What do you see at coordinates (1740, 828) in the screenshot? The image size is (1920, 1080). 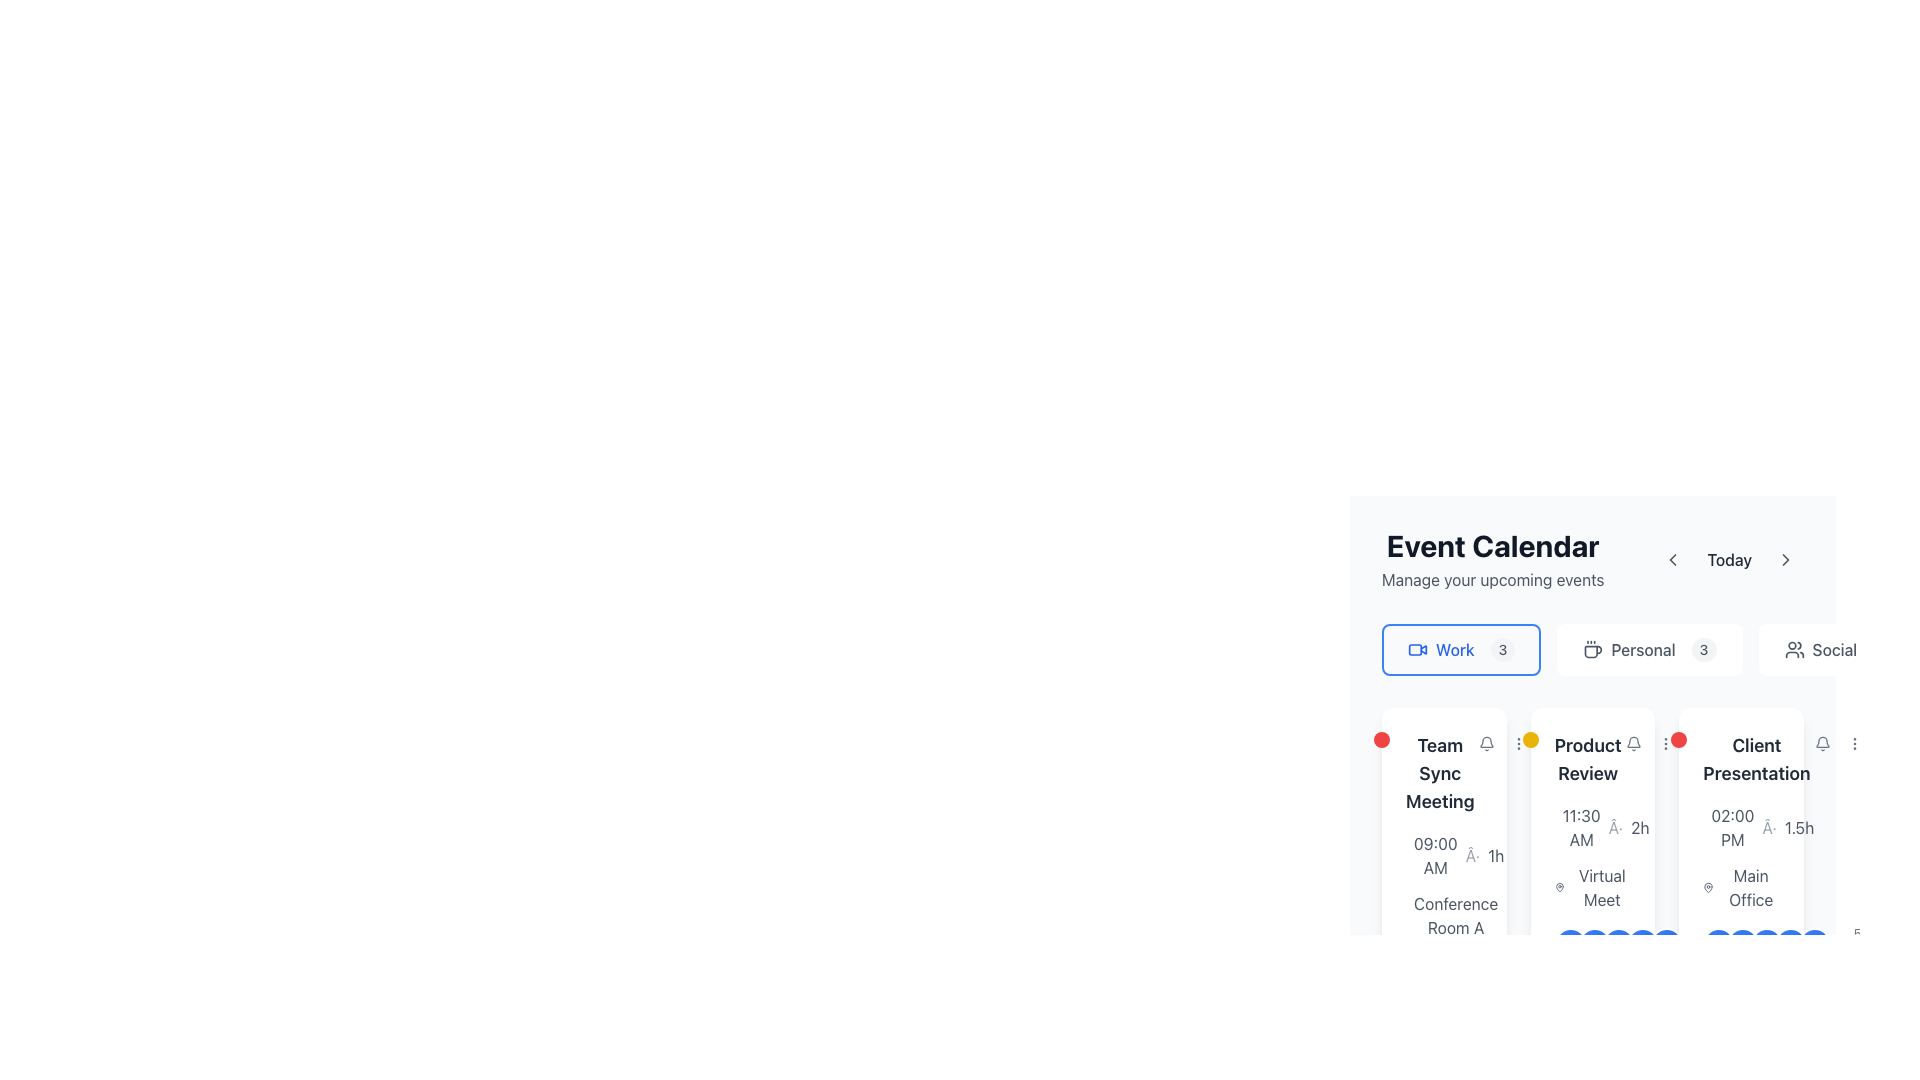 I see `the Text Display Component showing '02:00 PM · 1.5h' in the 'Client Presentation' card located in the top part of the event calendar interface` at bounding box center [1740, 828].